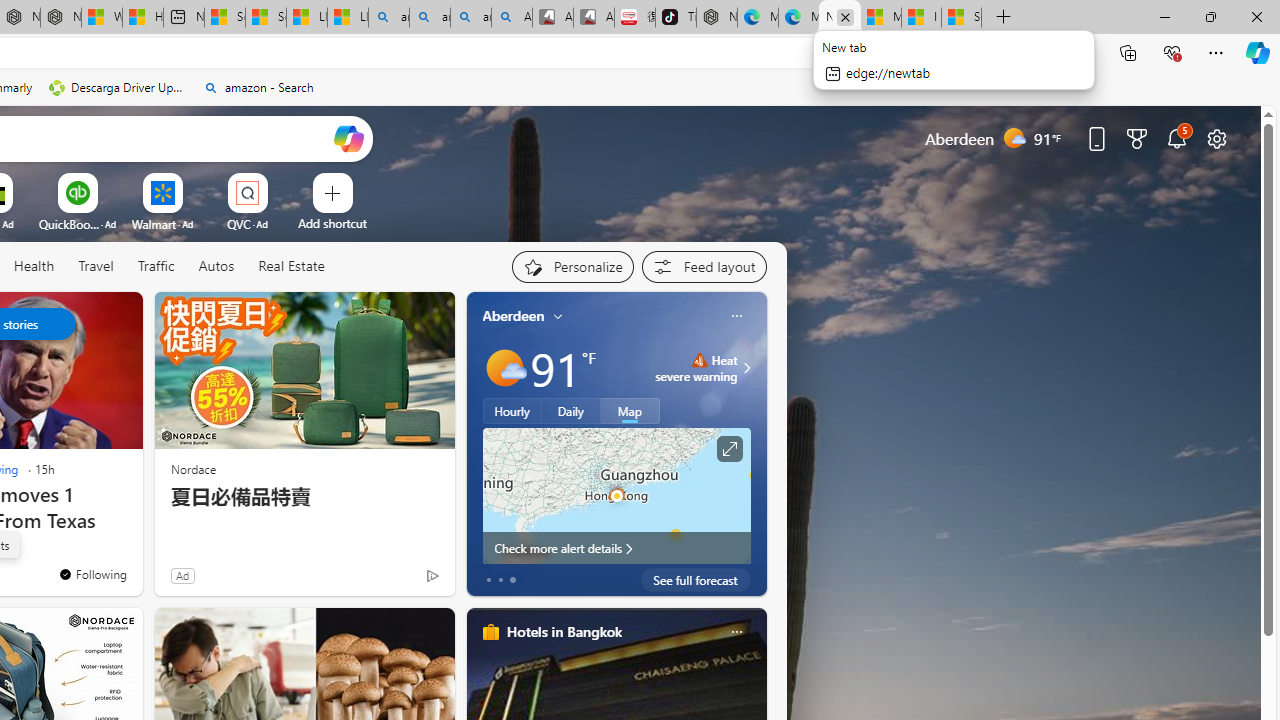 The width and height of the screenshot is (1280, 720). What do you see at coordinates (696, 367) in the screenshot?
I see `'Heat - Severe Heat severe warning'` at bounding box center [696, 367].